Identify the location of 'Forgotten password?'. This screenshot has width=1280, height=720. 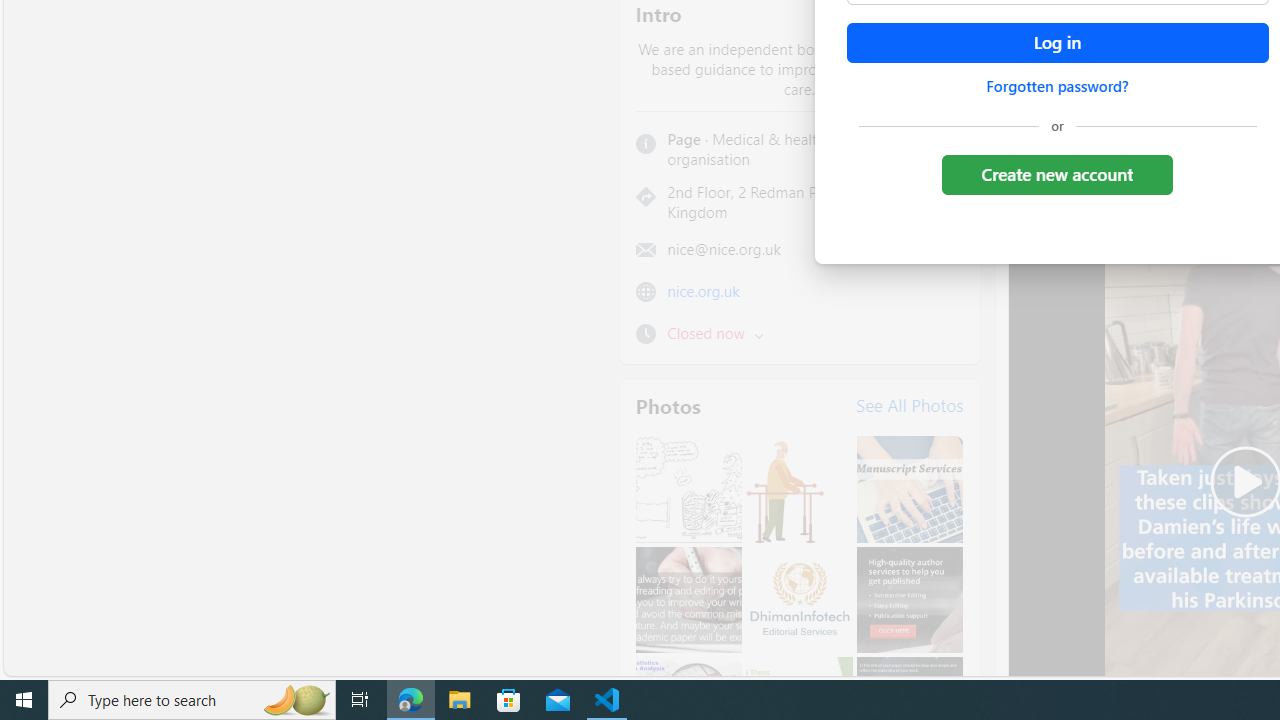
(1056, 85).